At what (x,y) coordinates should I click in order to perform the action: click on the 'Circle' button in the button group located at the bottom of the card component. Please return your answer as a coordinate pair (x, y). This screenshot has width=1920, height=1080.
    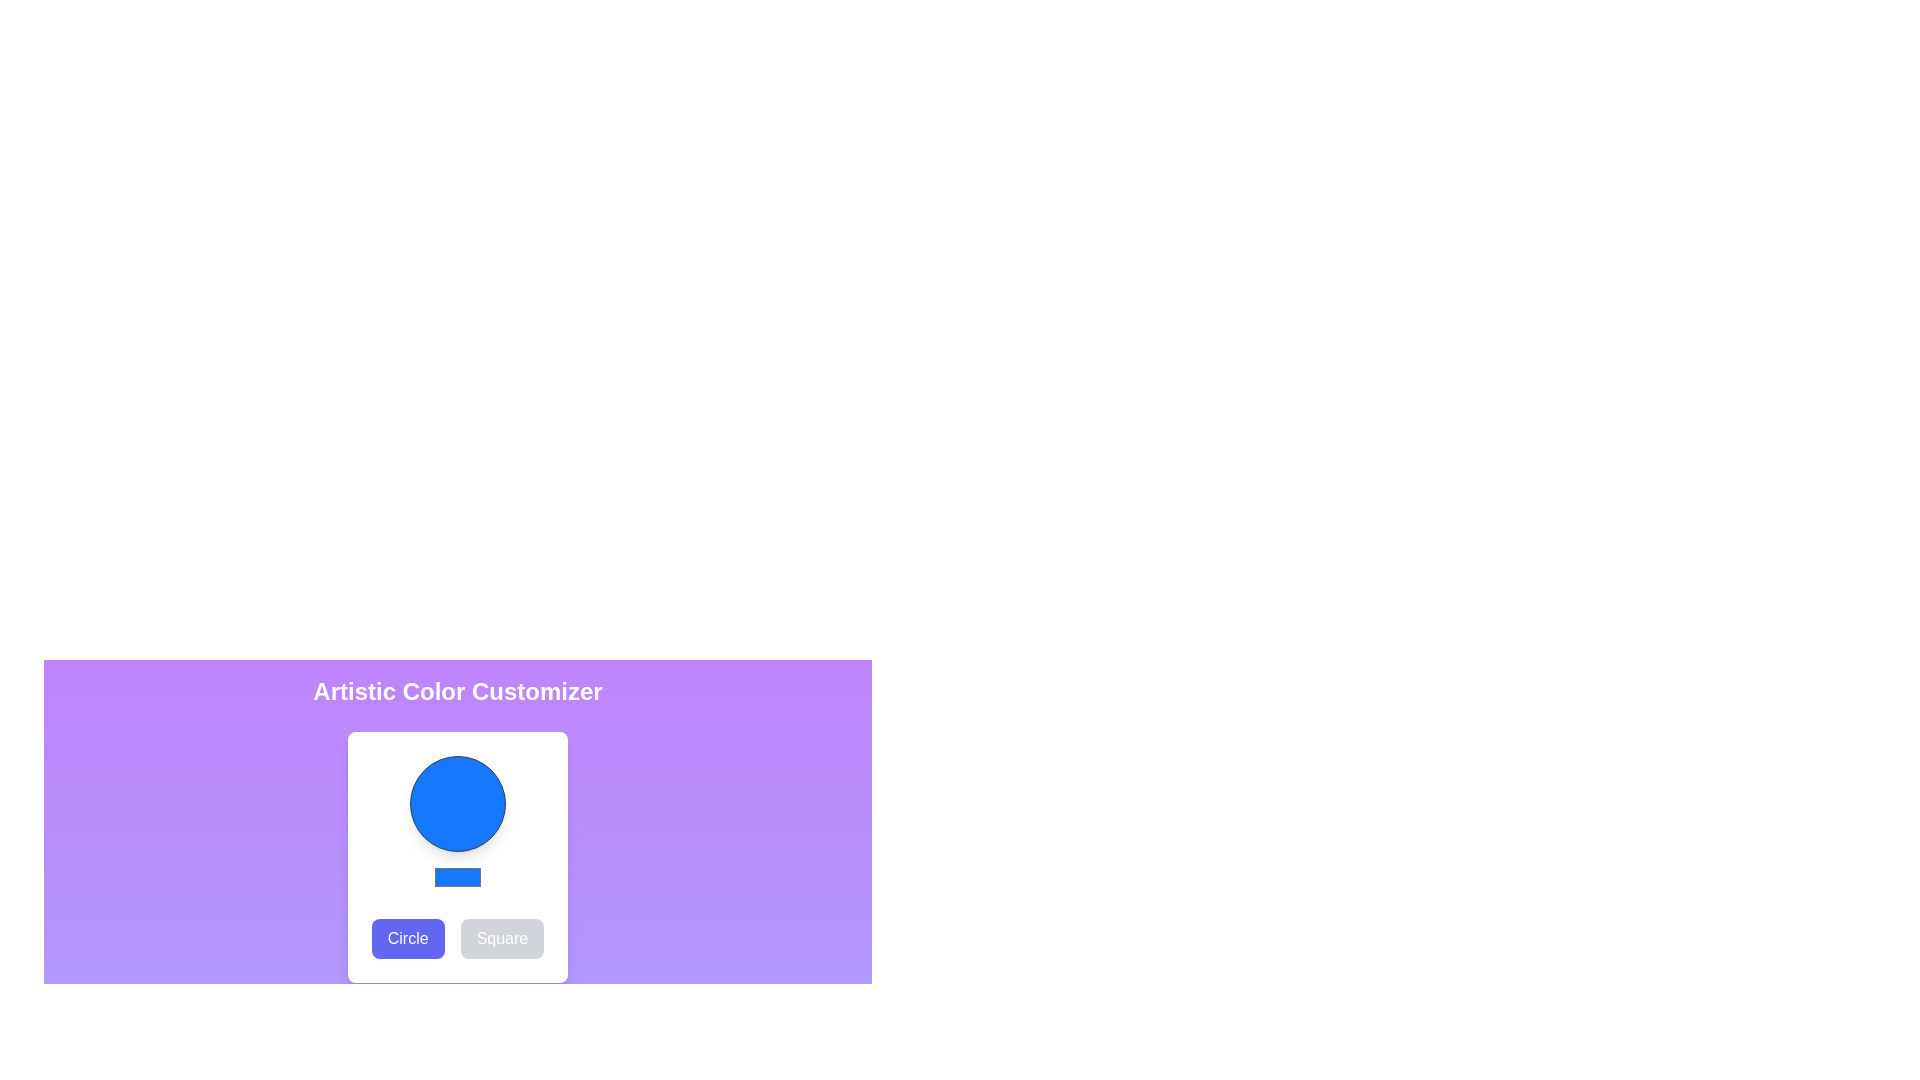
    Looking at the image, I should click on (456, 938).